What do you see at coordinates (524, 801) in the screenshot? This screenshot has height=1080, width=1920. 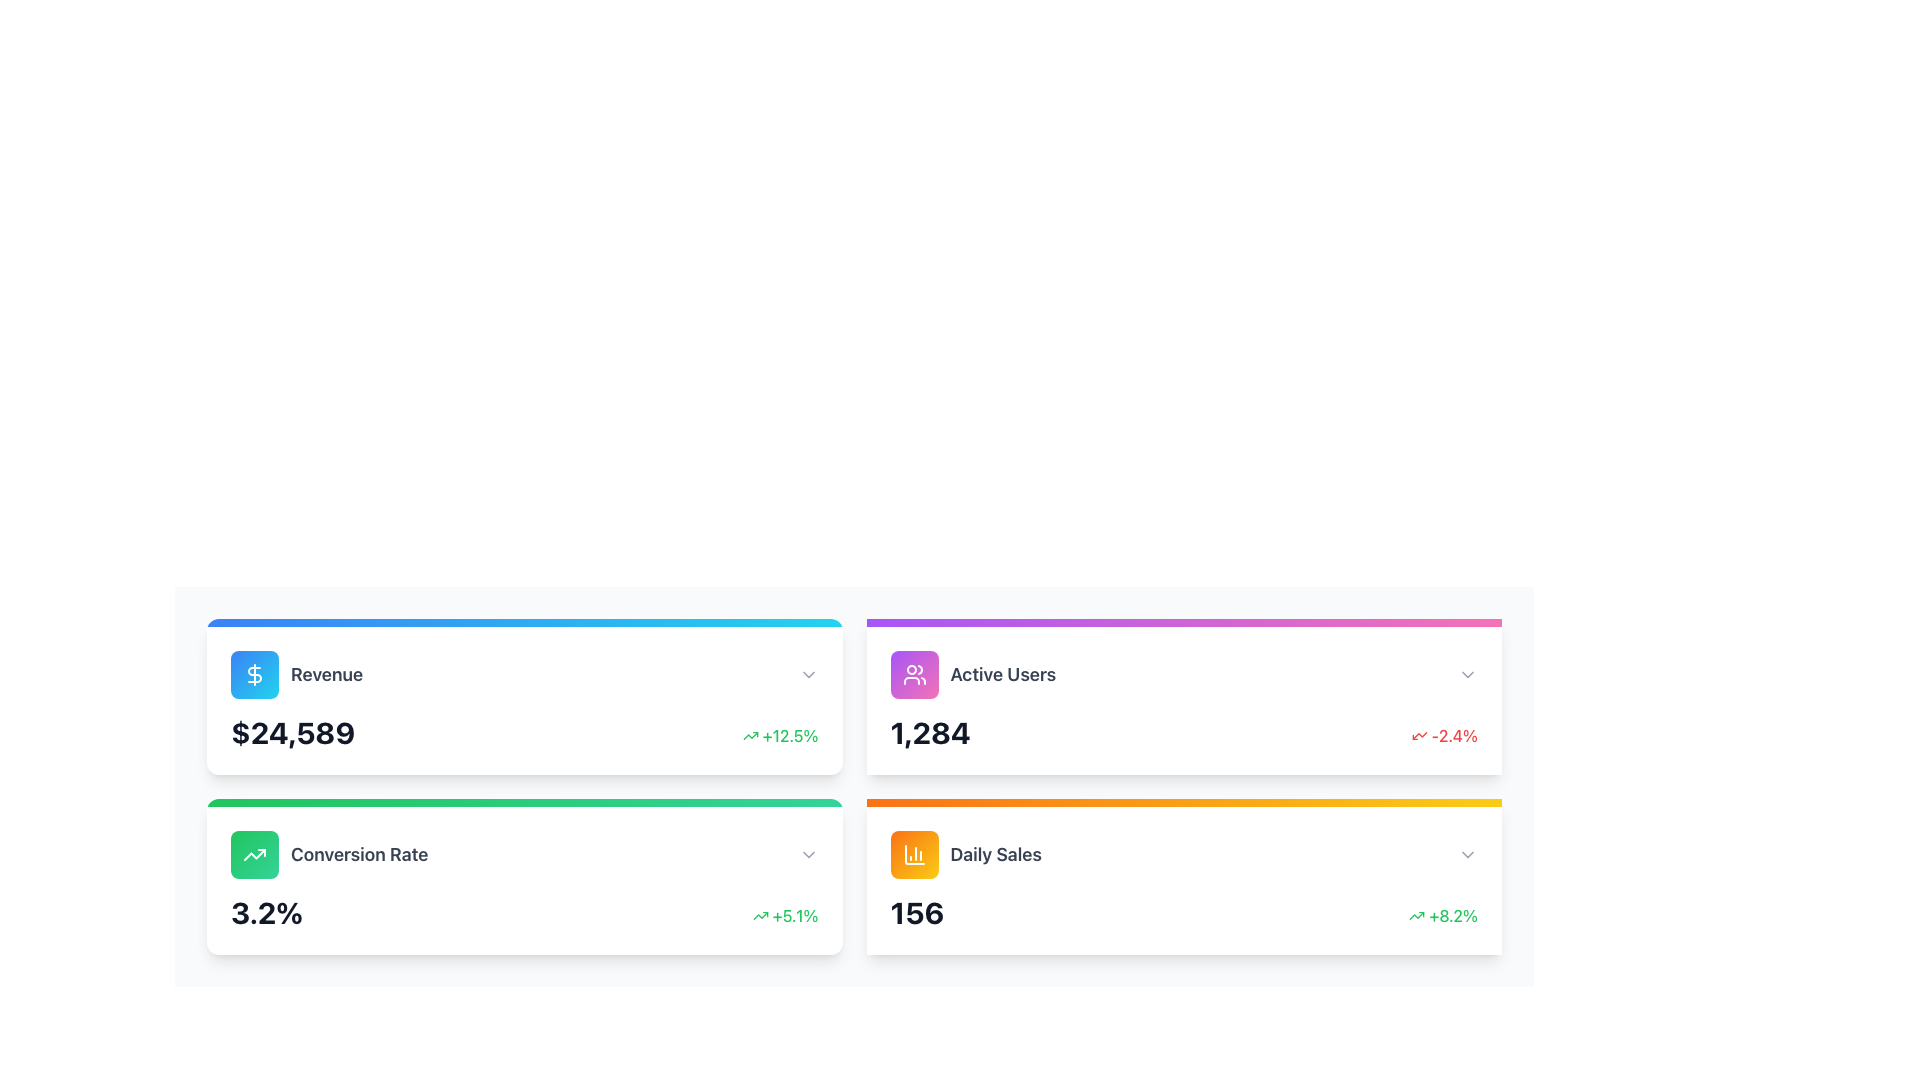 I see `the progress bar located beneath the 'Conversion Rate' header, visually indicating progress or completion` at bounding box center [524, 801].